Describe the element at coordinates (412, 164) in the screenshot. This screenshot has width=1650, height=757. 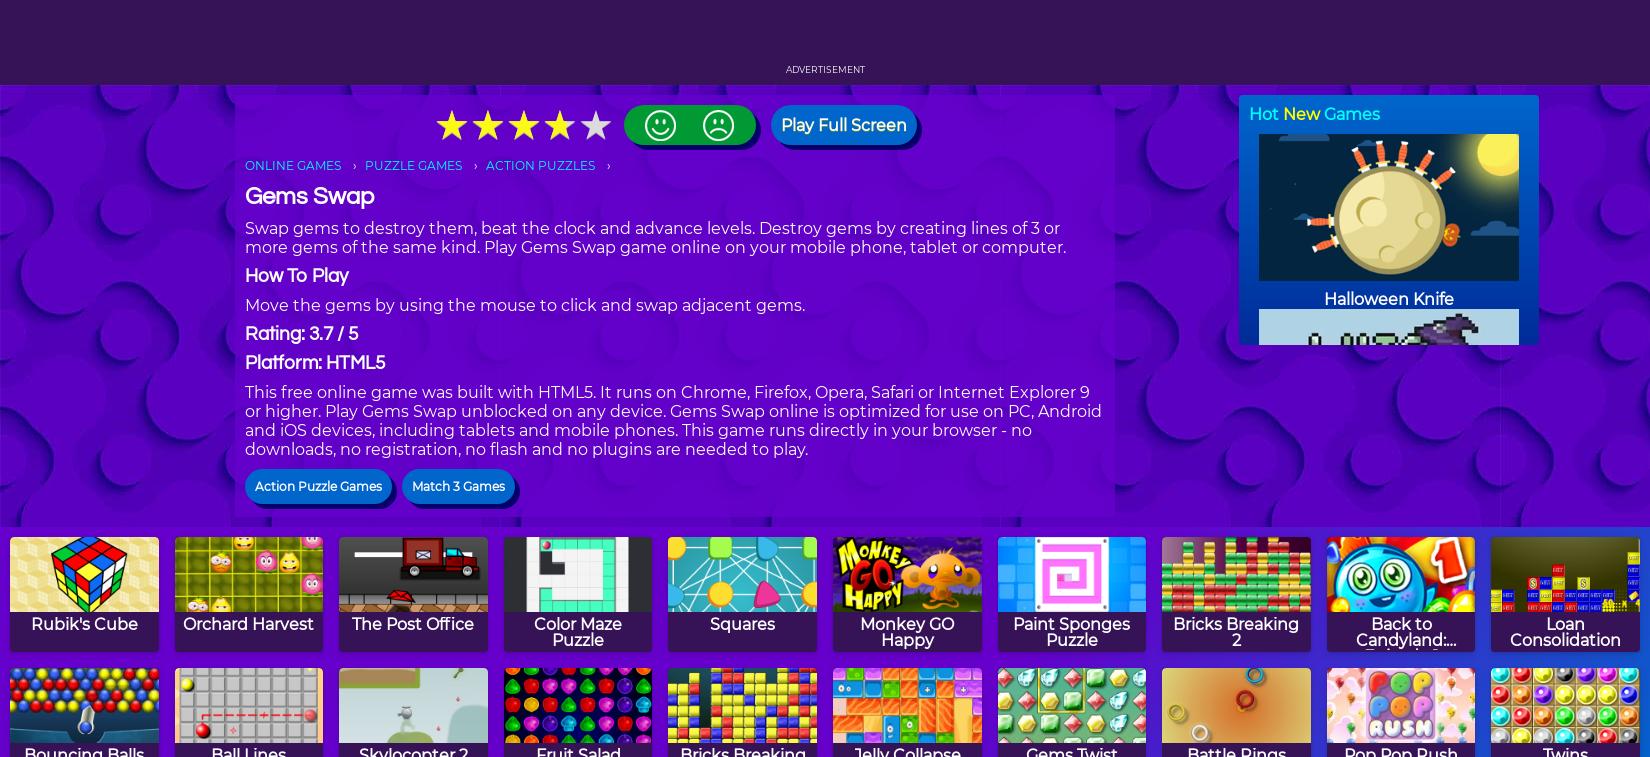
I see `'PUZZLE GAMES'` at that location.